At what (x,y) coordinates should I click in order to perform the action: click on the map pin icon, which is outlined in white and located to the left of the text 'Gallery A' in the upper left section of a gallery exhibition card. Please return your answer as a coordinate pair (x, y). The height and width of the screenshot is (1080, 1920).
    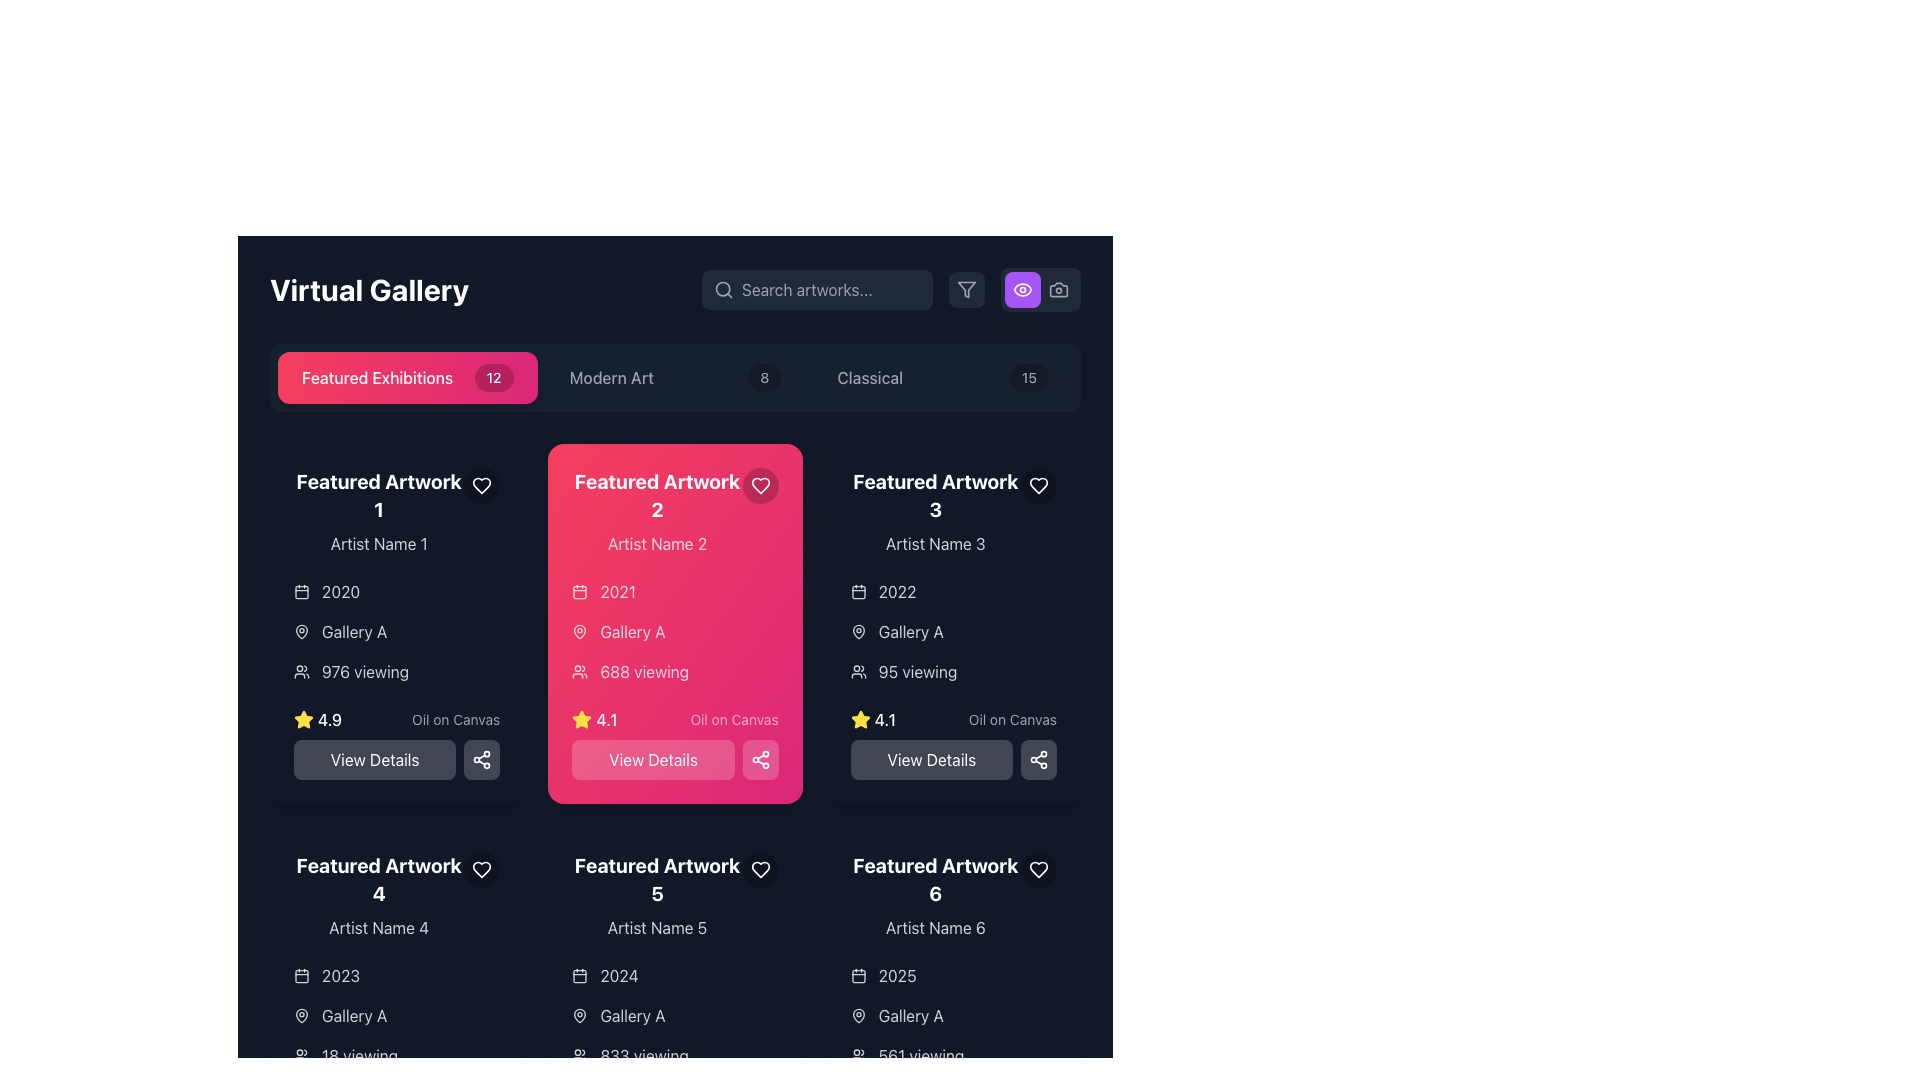
    Looking at the image, I should click on (301, 632).